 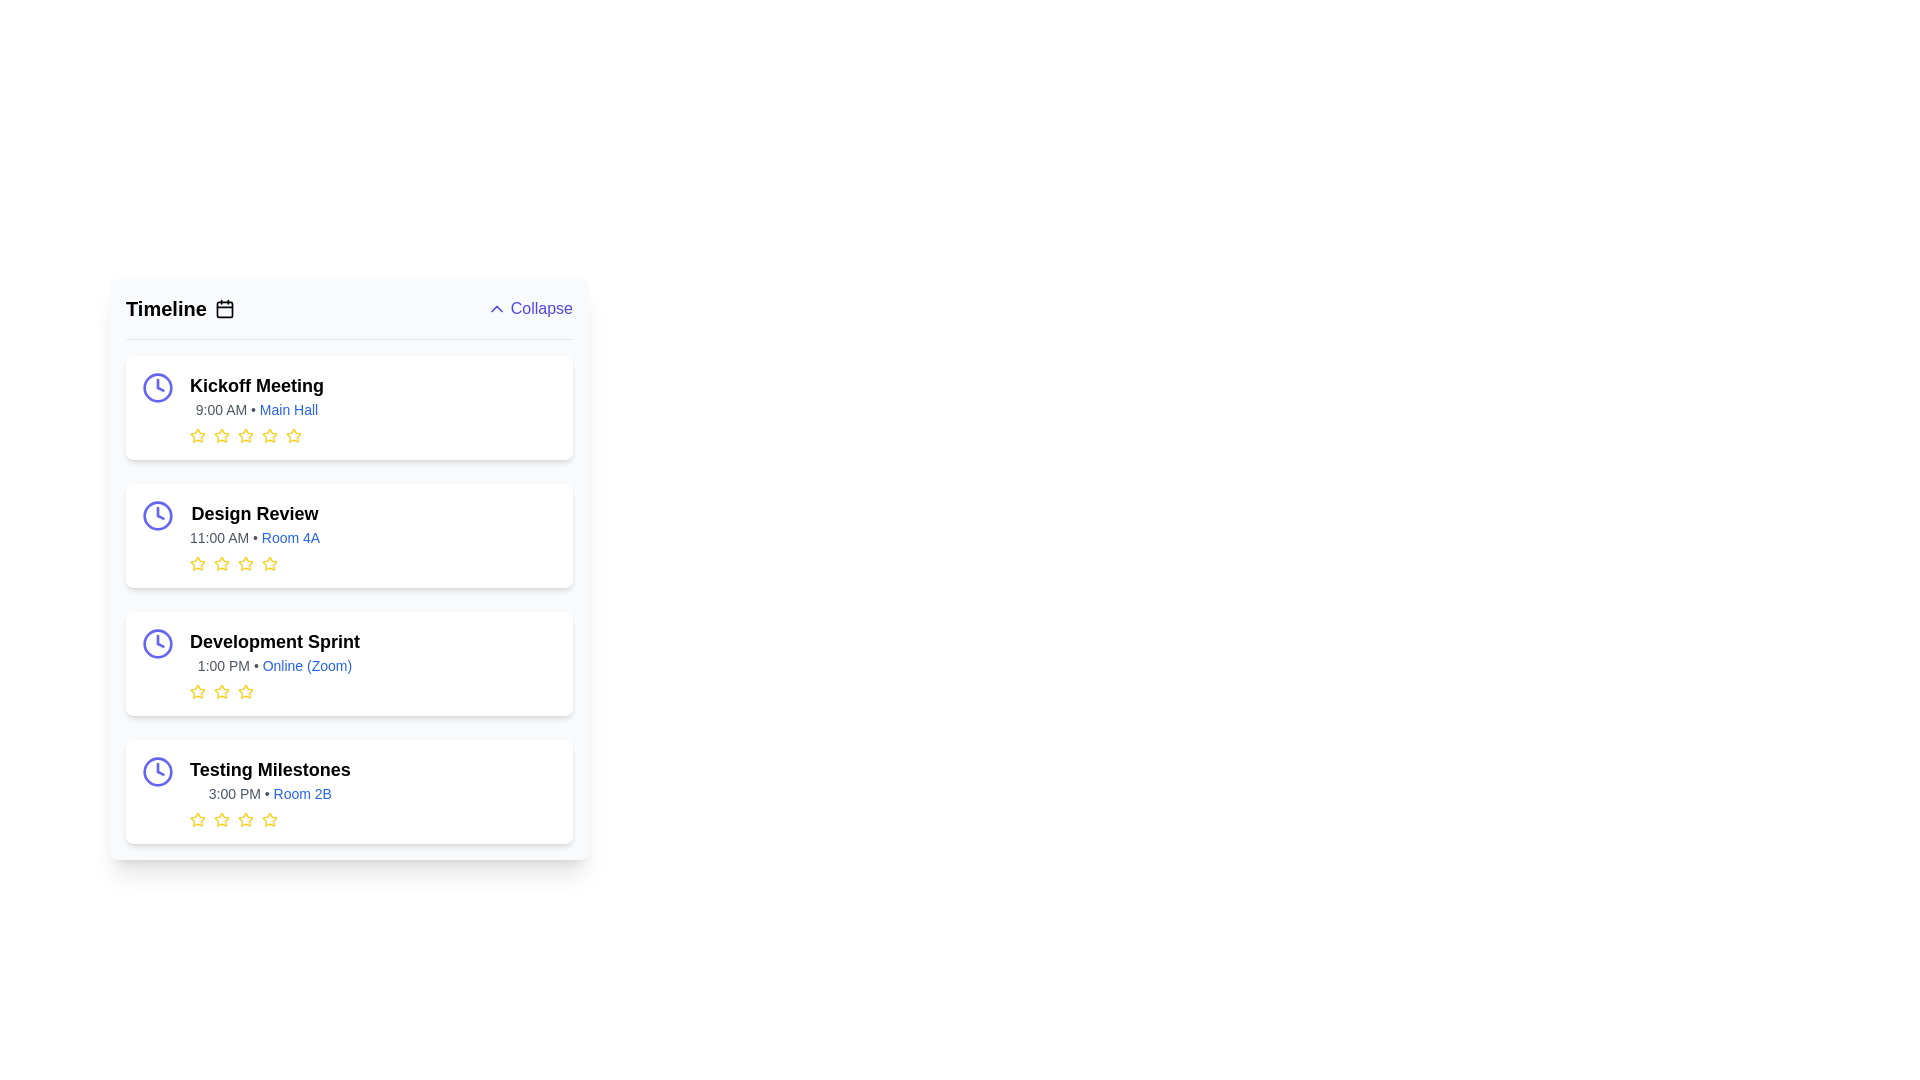 What do you see at coordinates (157, 770) in the screenshot?
I see `the indigo clock icon located at the top left corner of the 'Testing Milestones' card` at bounding box center [157, 770].